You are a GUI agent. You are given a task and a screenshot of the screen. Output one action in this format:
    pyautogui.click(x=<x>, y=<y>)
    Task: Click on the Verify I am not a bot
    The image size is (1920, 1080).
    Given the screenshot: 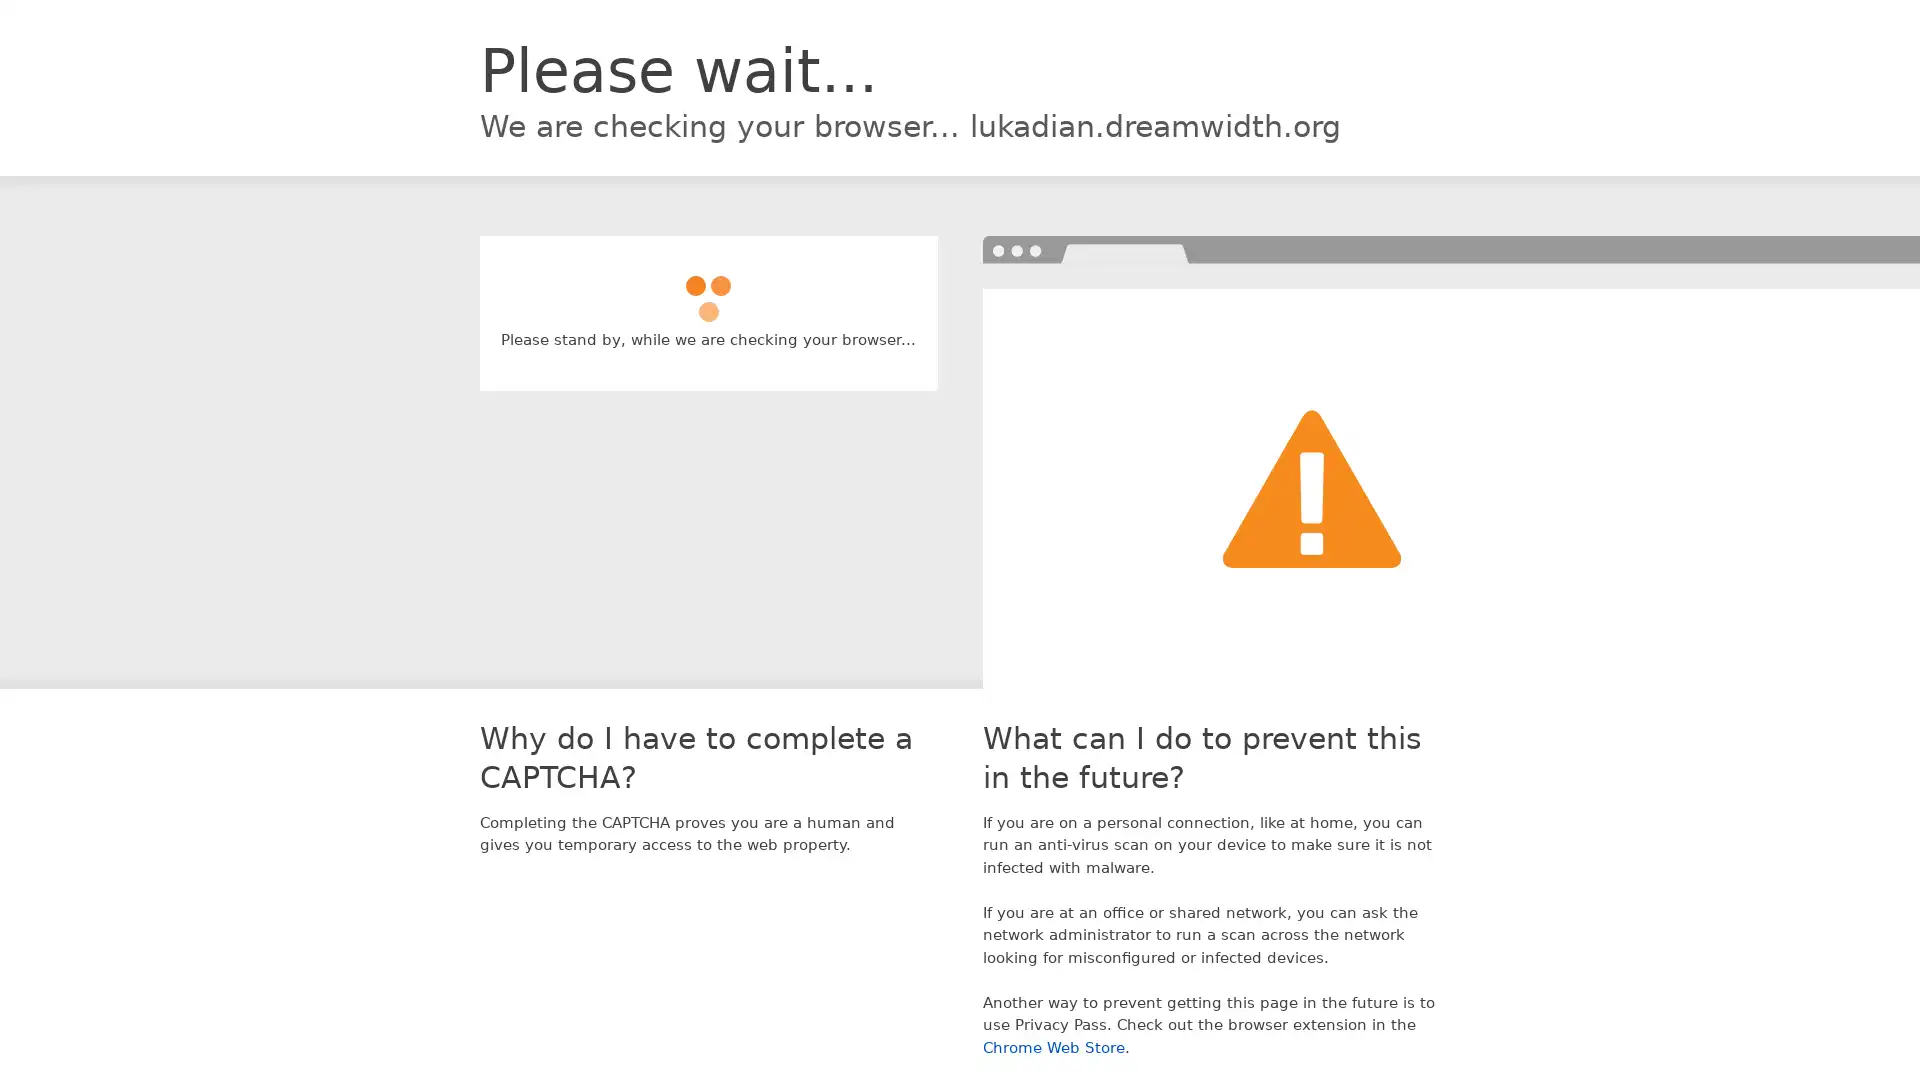 What is the action you would take?
    pyautogui.click(x=708, y=289)
    